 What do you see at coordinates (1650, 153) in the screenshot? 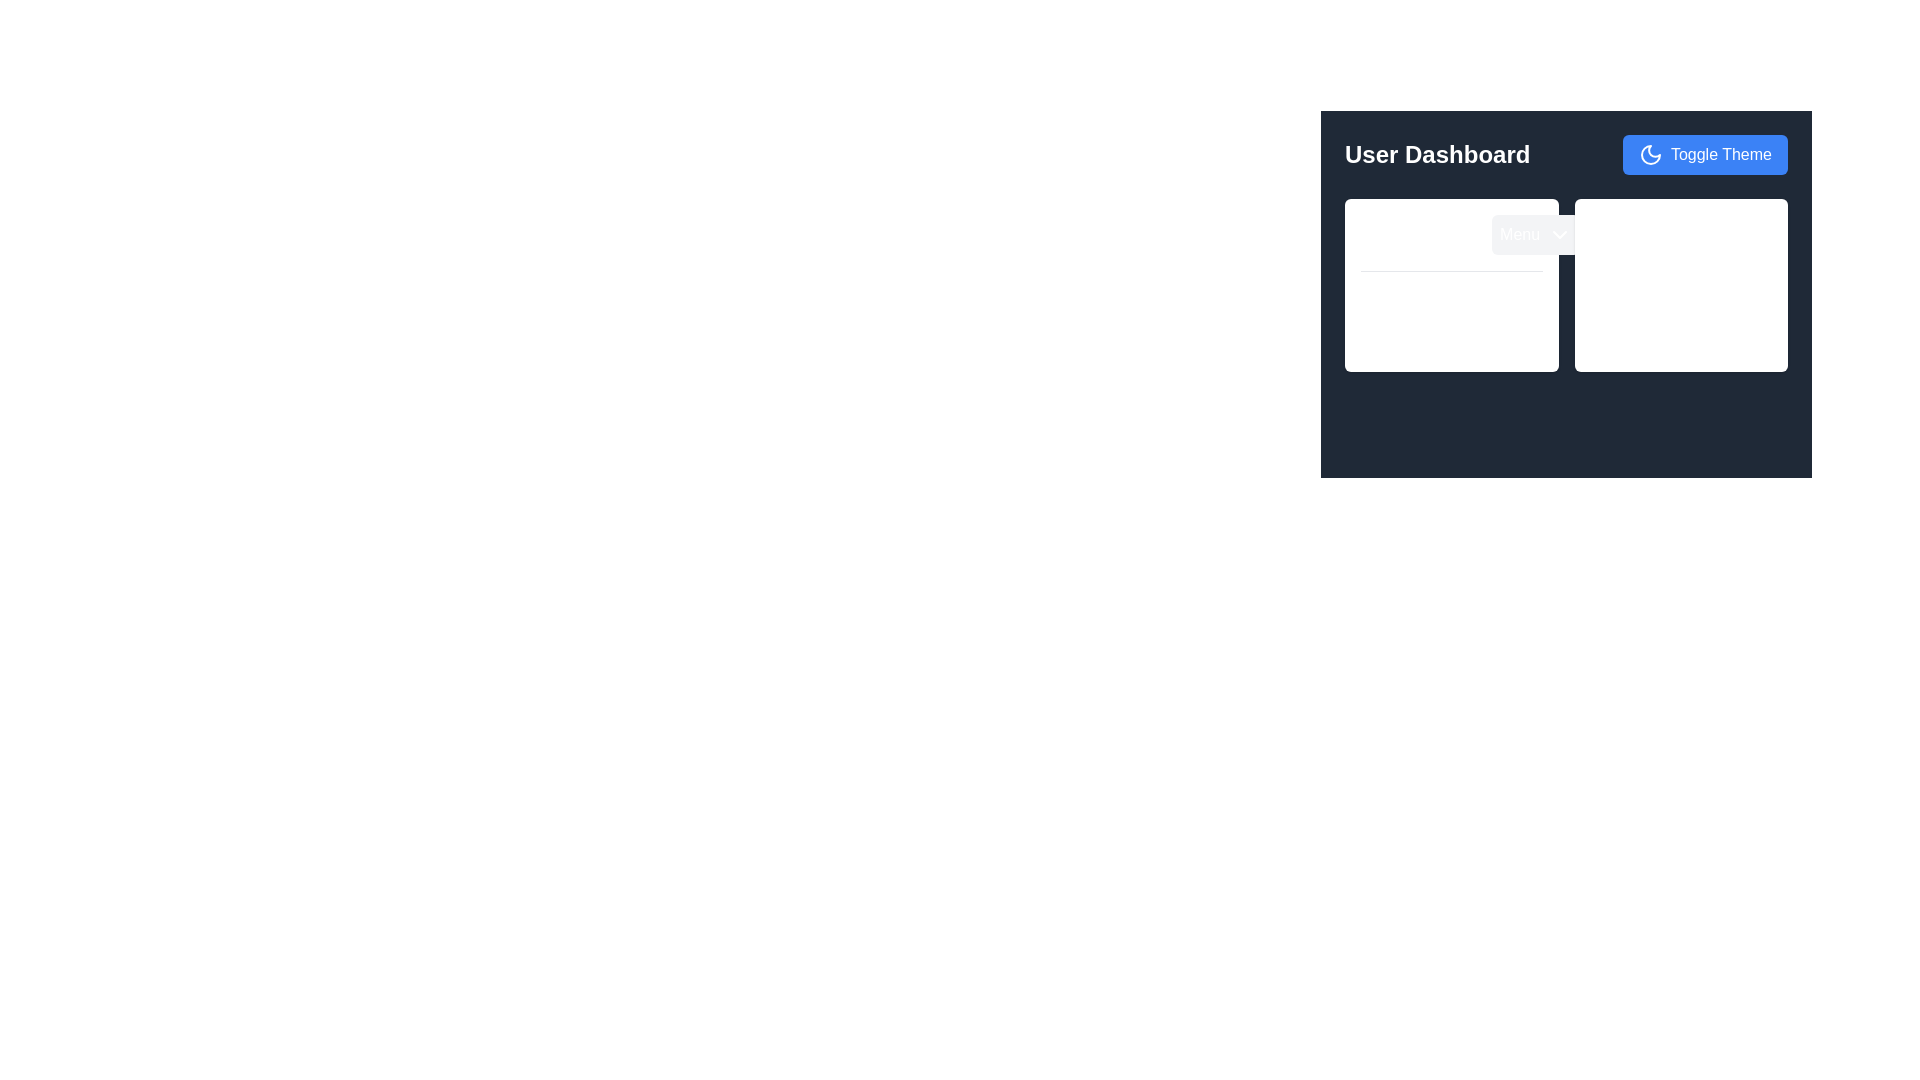
I see `the moon icon located within the 'Toggle Theme' button in the top-right region of the UI layout` at bounding box center [1650, 153].